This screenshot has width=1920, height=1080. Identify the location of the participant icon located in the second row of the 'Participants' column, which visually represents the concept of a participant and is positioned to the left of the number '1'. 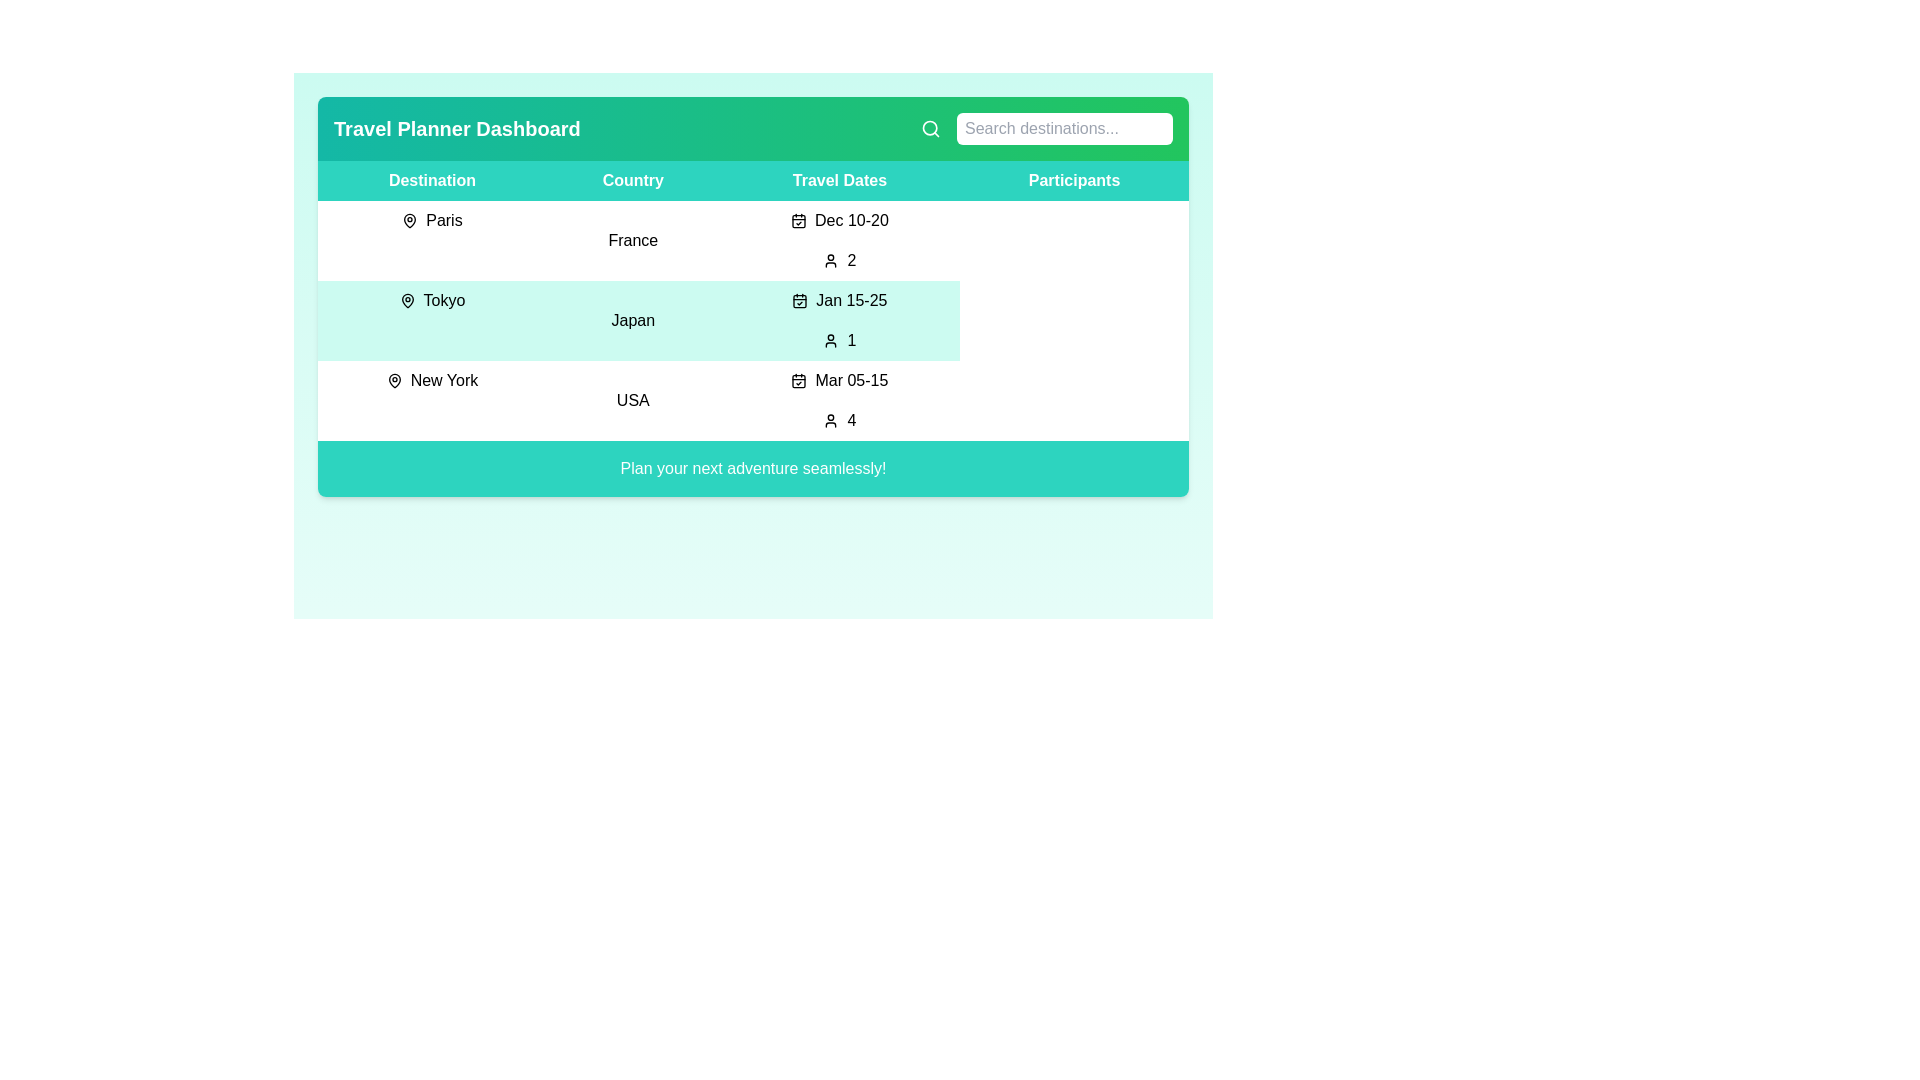
(831, 339).